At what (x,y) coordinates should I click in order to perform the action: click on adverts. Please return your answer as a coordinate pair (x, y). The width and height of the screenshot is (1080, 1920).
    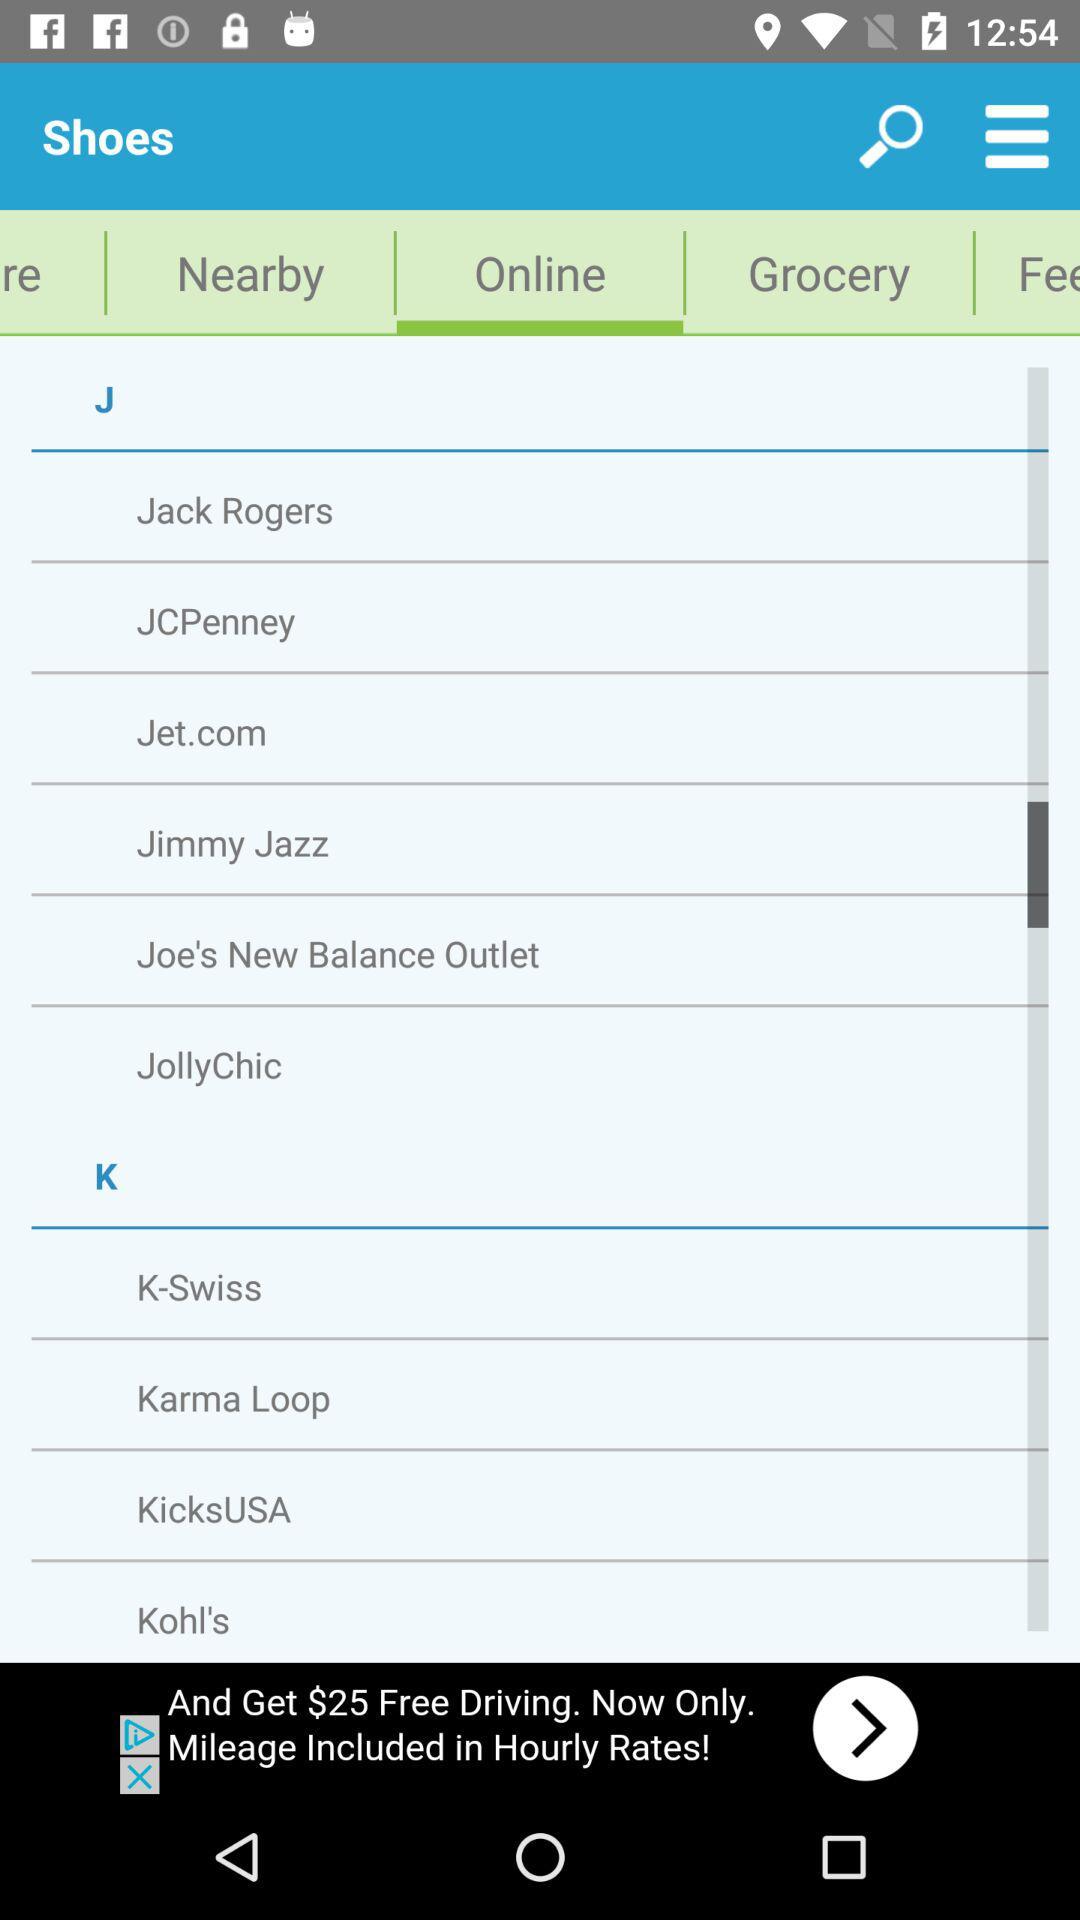
    Looking at the image, I should click on (540, 1727).